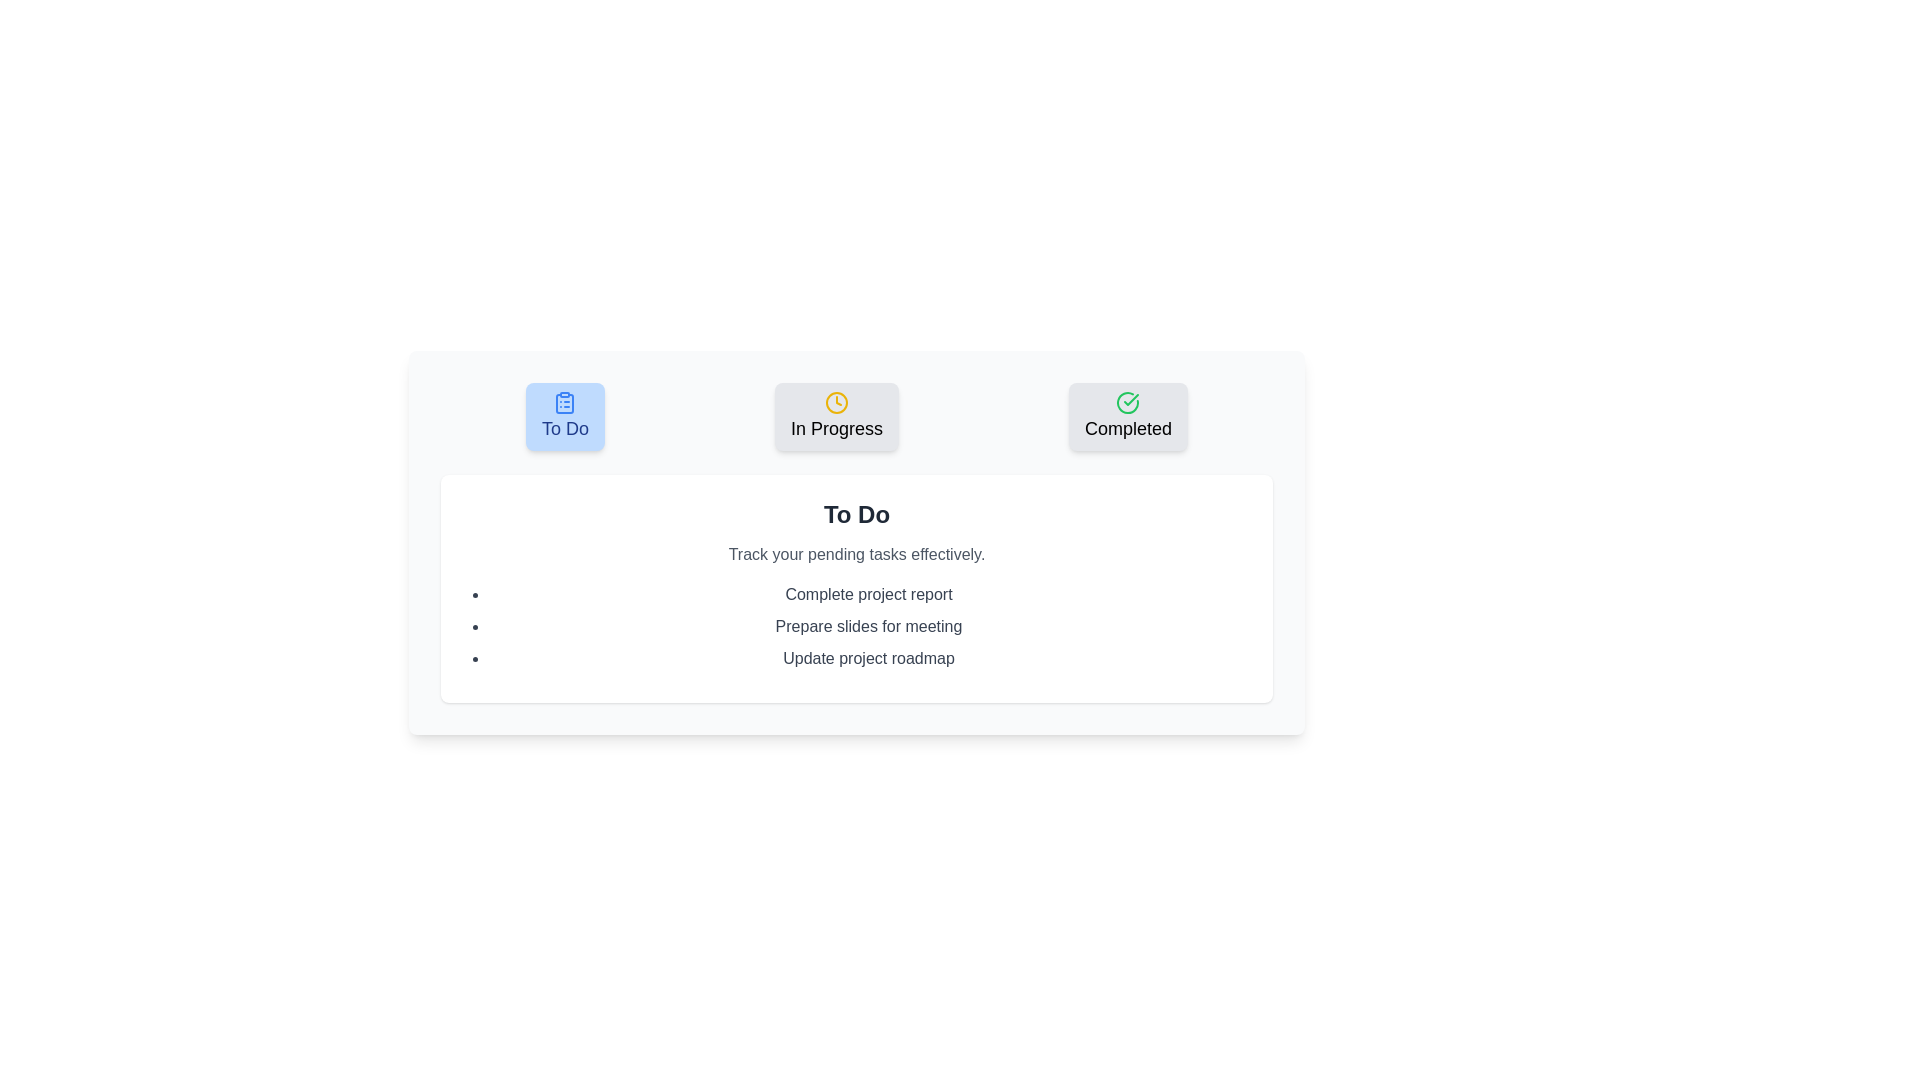  I want to click on the button corresponding to the task category To Do, so click(564, 415).